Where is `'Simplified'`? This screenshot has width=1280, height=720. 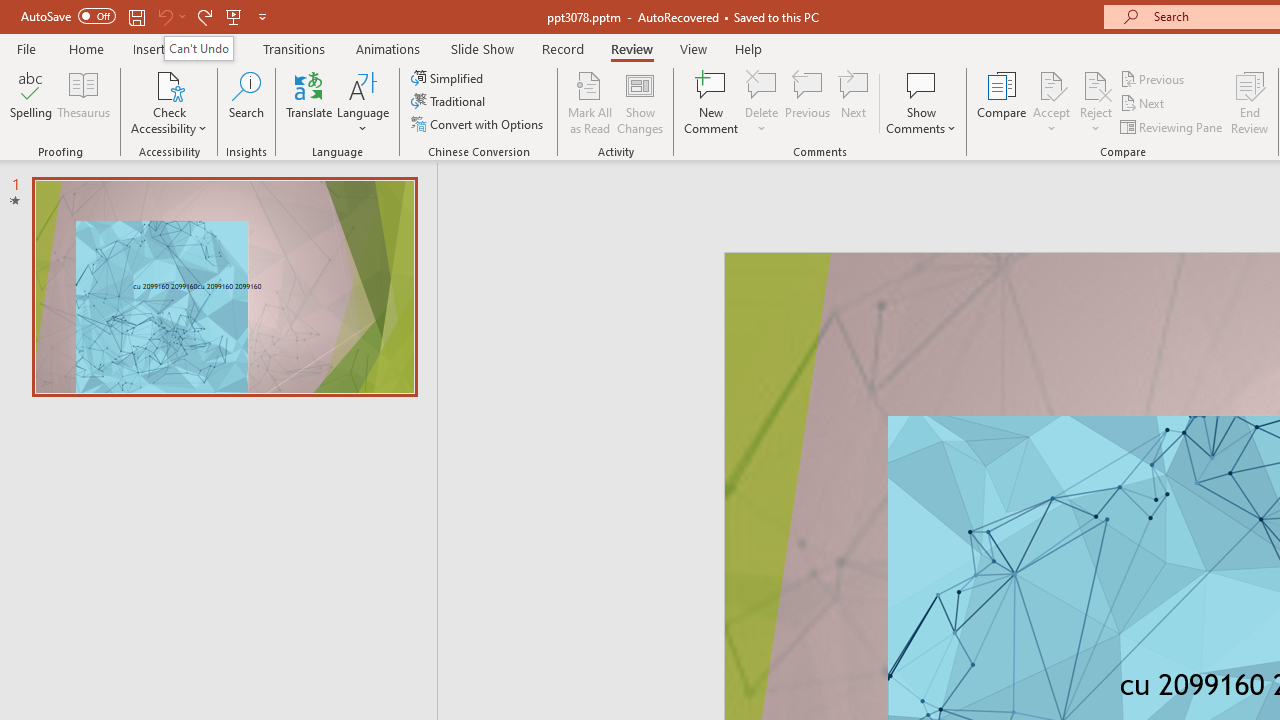 'Simplified' is located at coordinates (448, 77).